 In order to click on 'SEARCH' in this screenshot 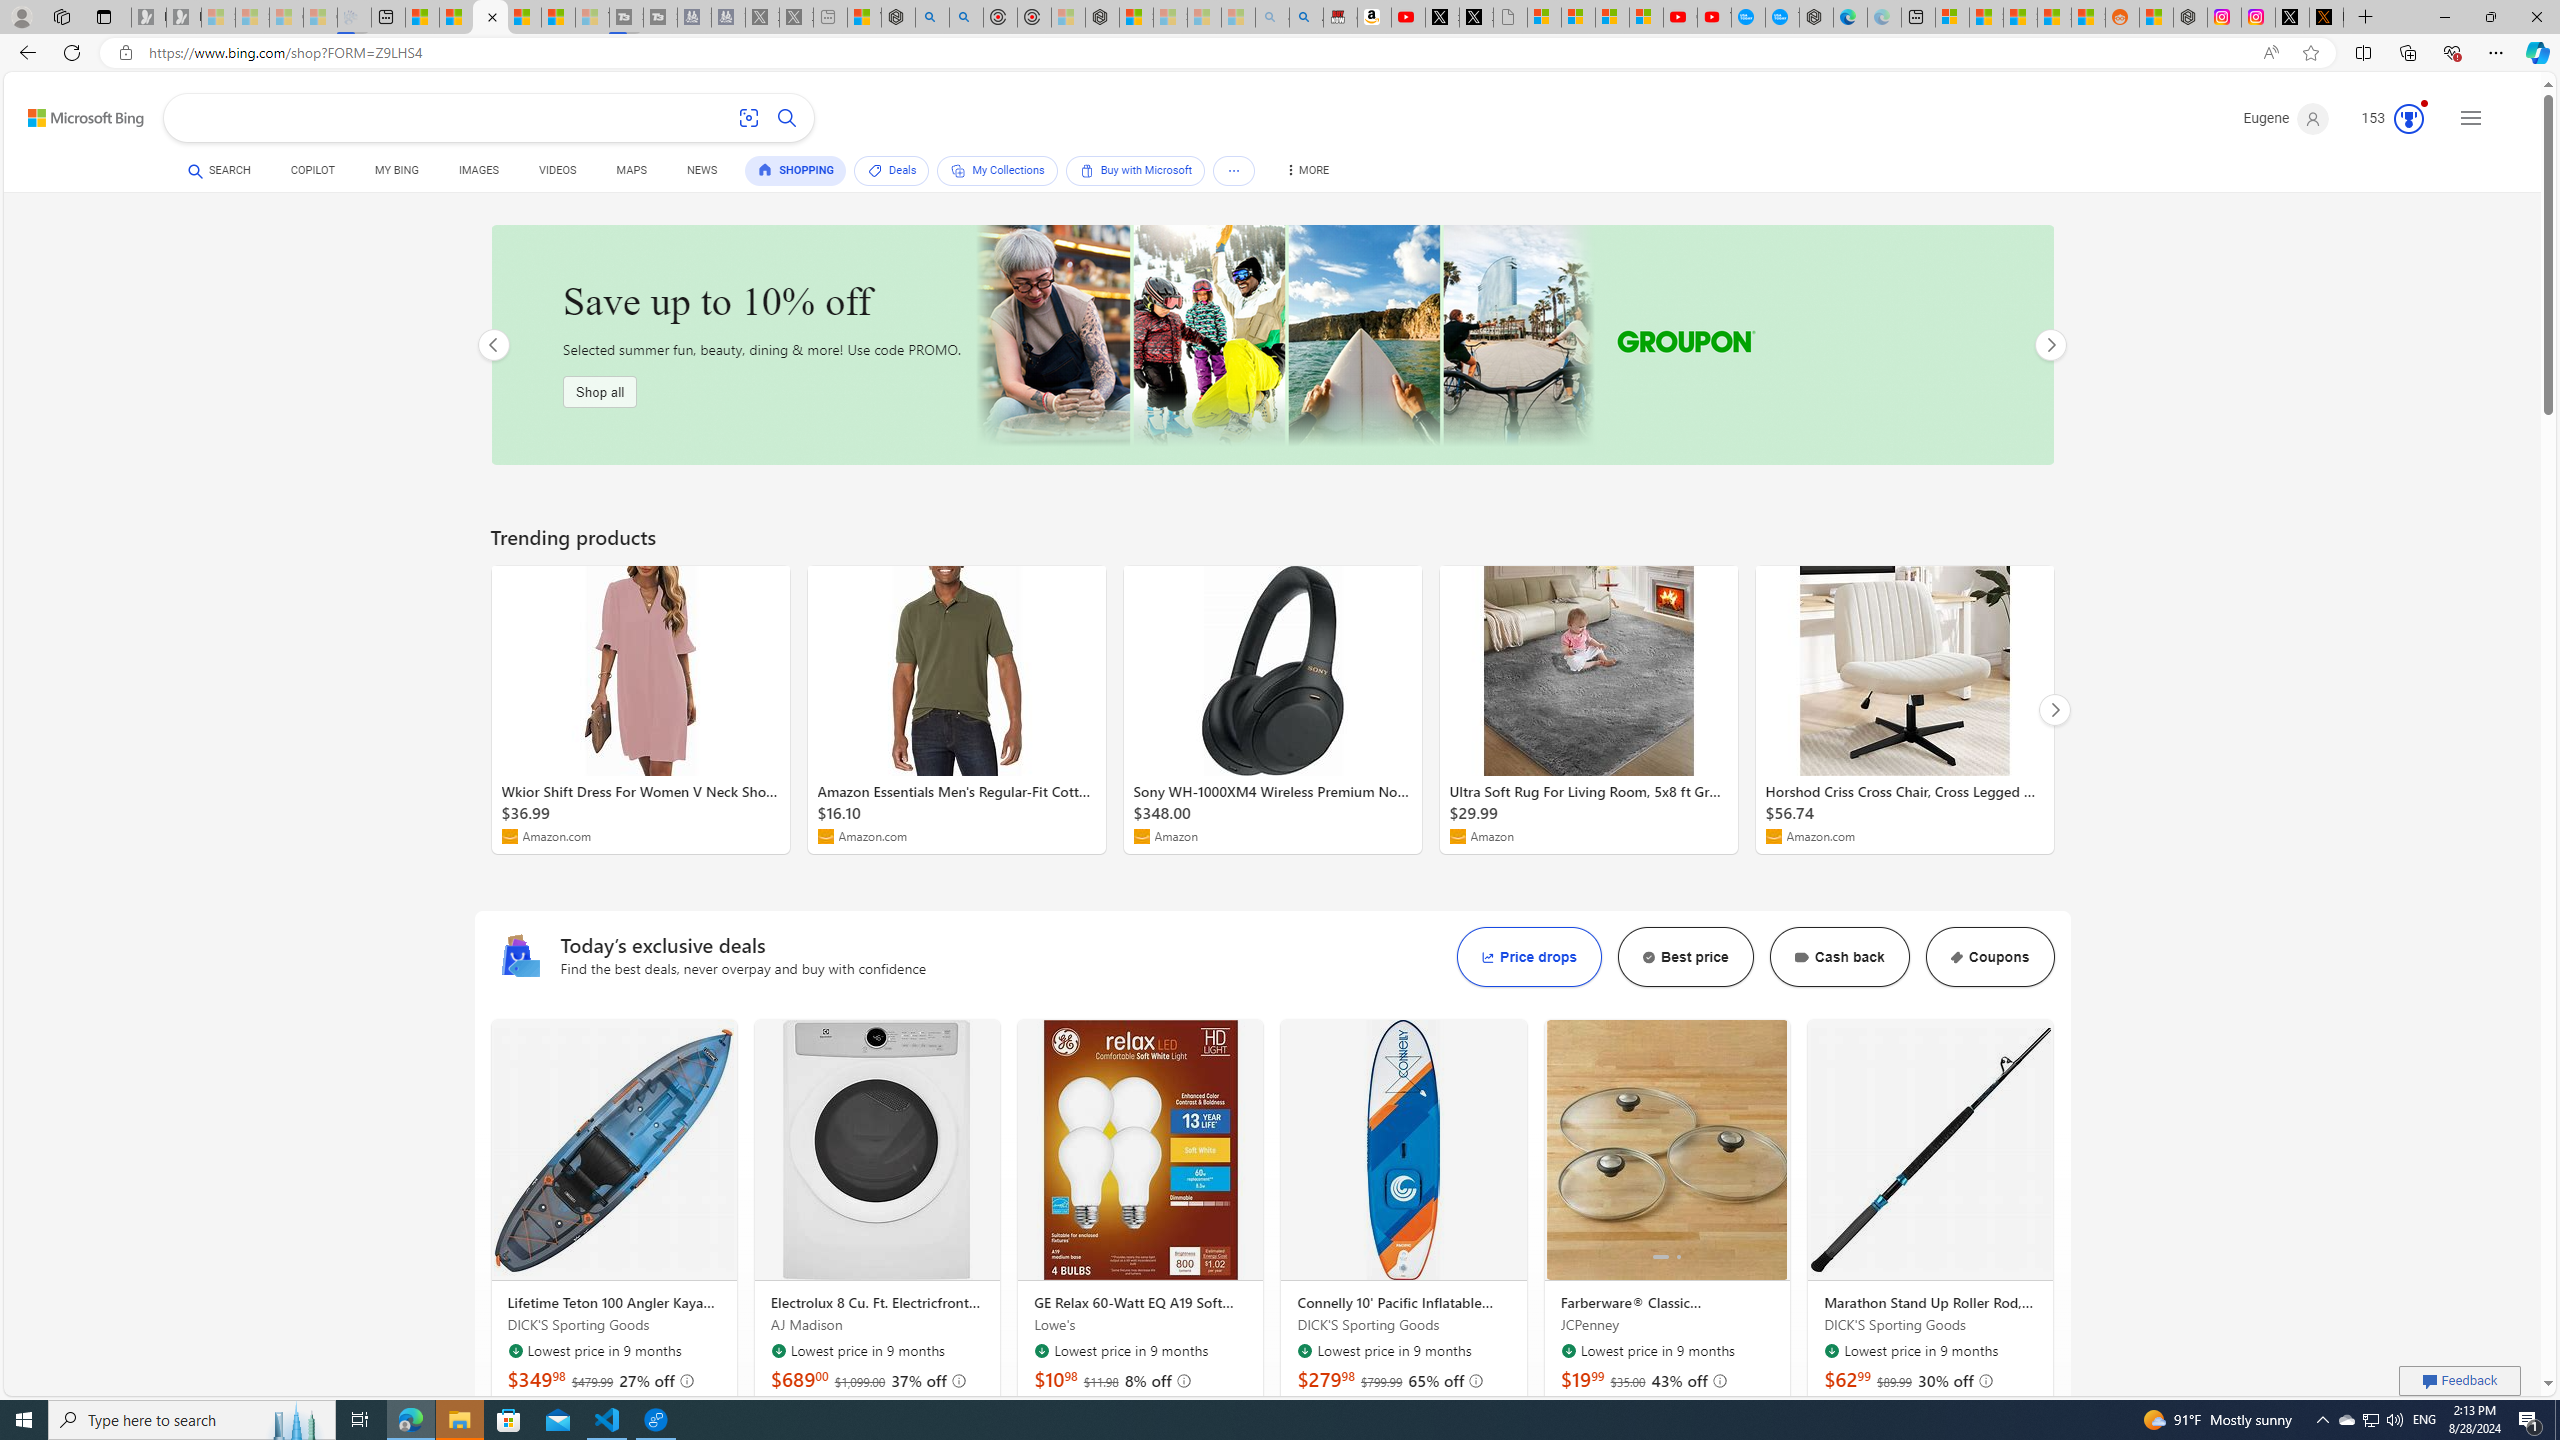, I will do `click(220, 169)`.